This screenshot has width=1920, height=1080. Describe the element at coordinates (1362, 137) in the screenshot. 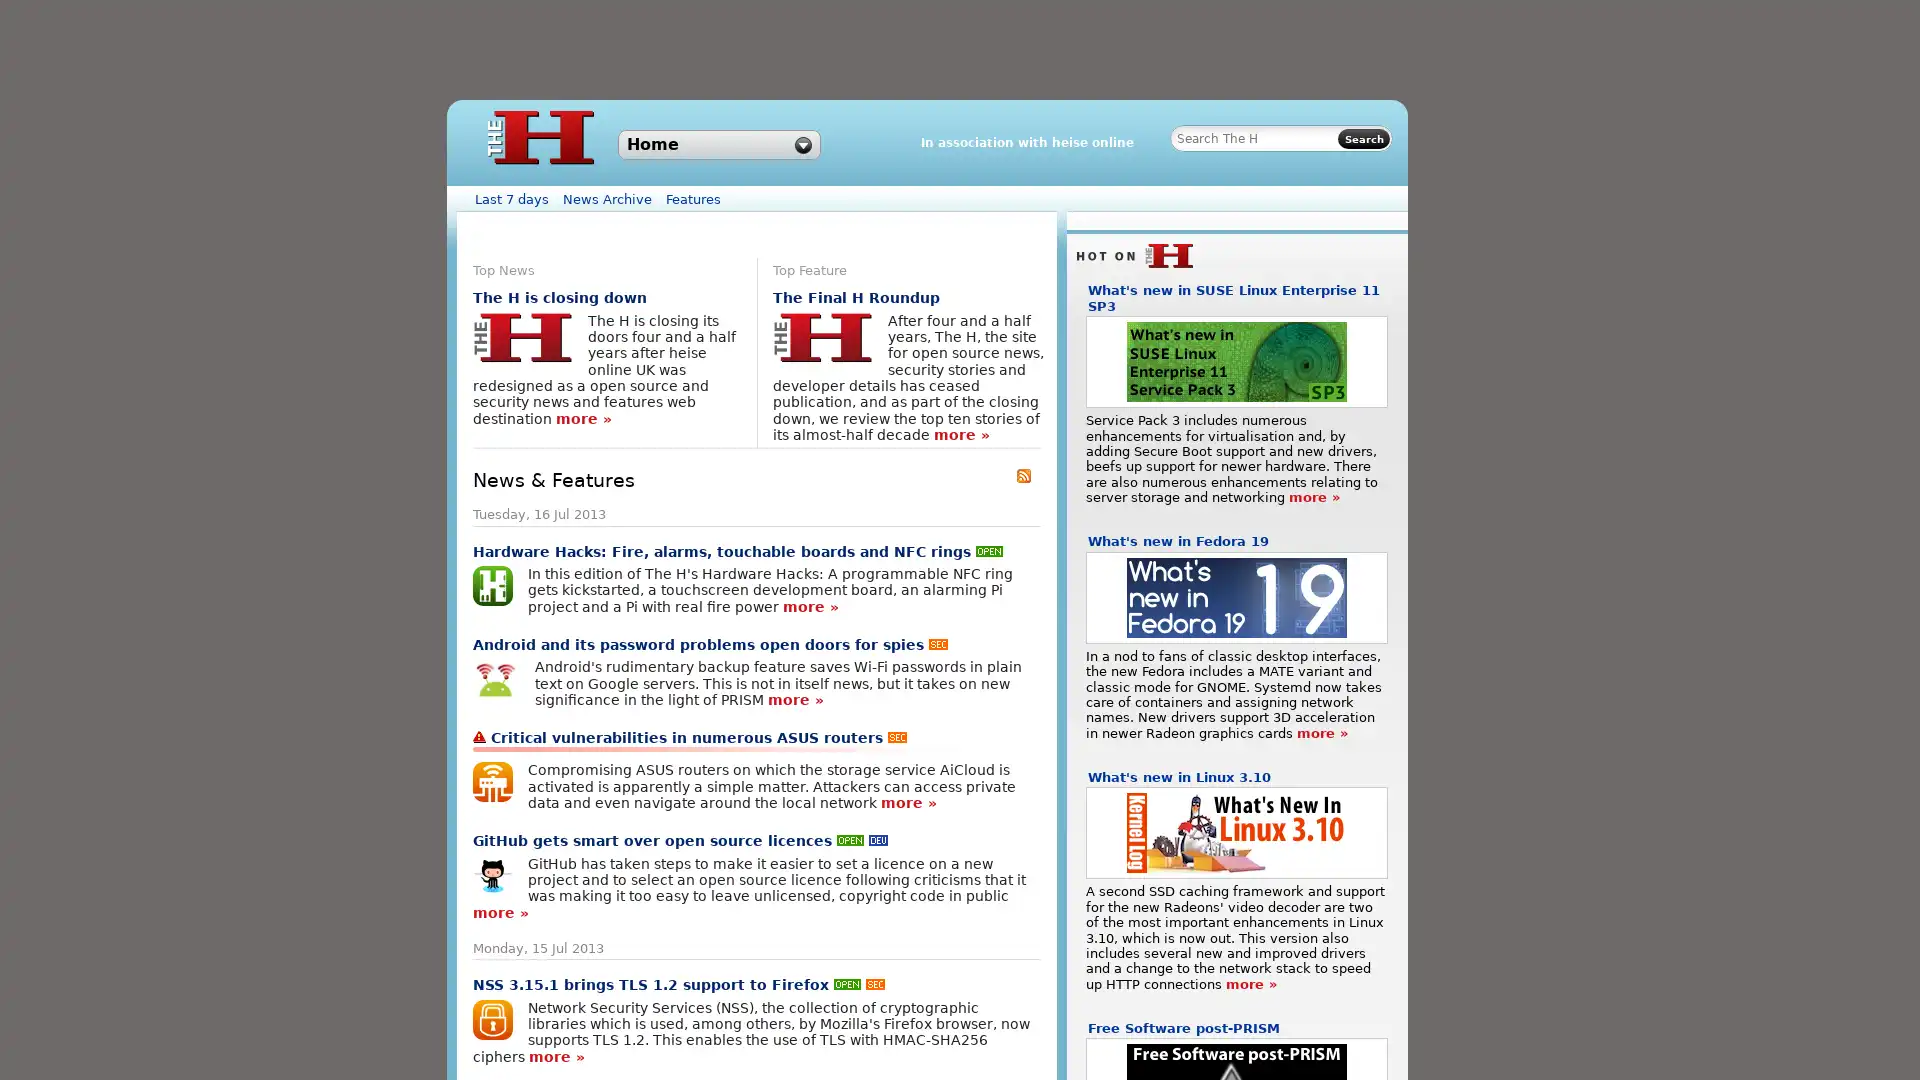

I see `Search` at that location.